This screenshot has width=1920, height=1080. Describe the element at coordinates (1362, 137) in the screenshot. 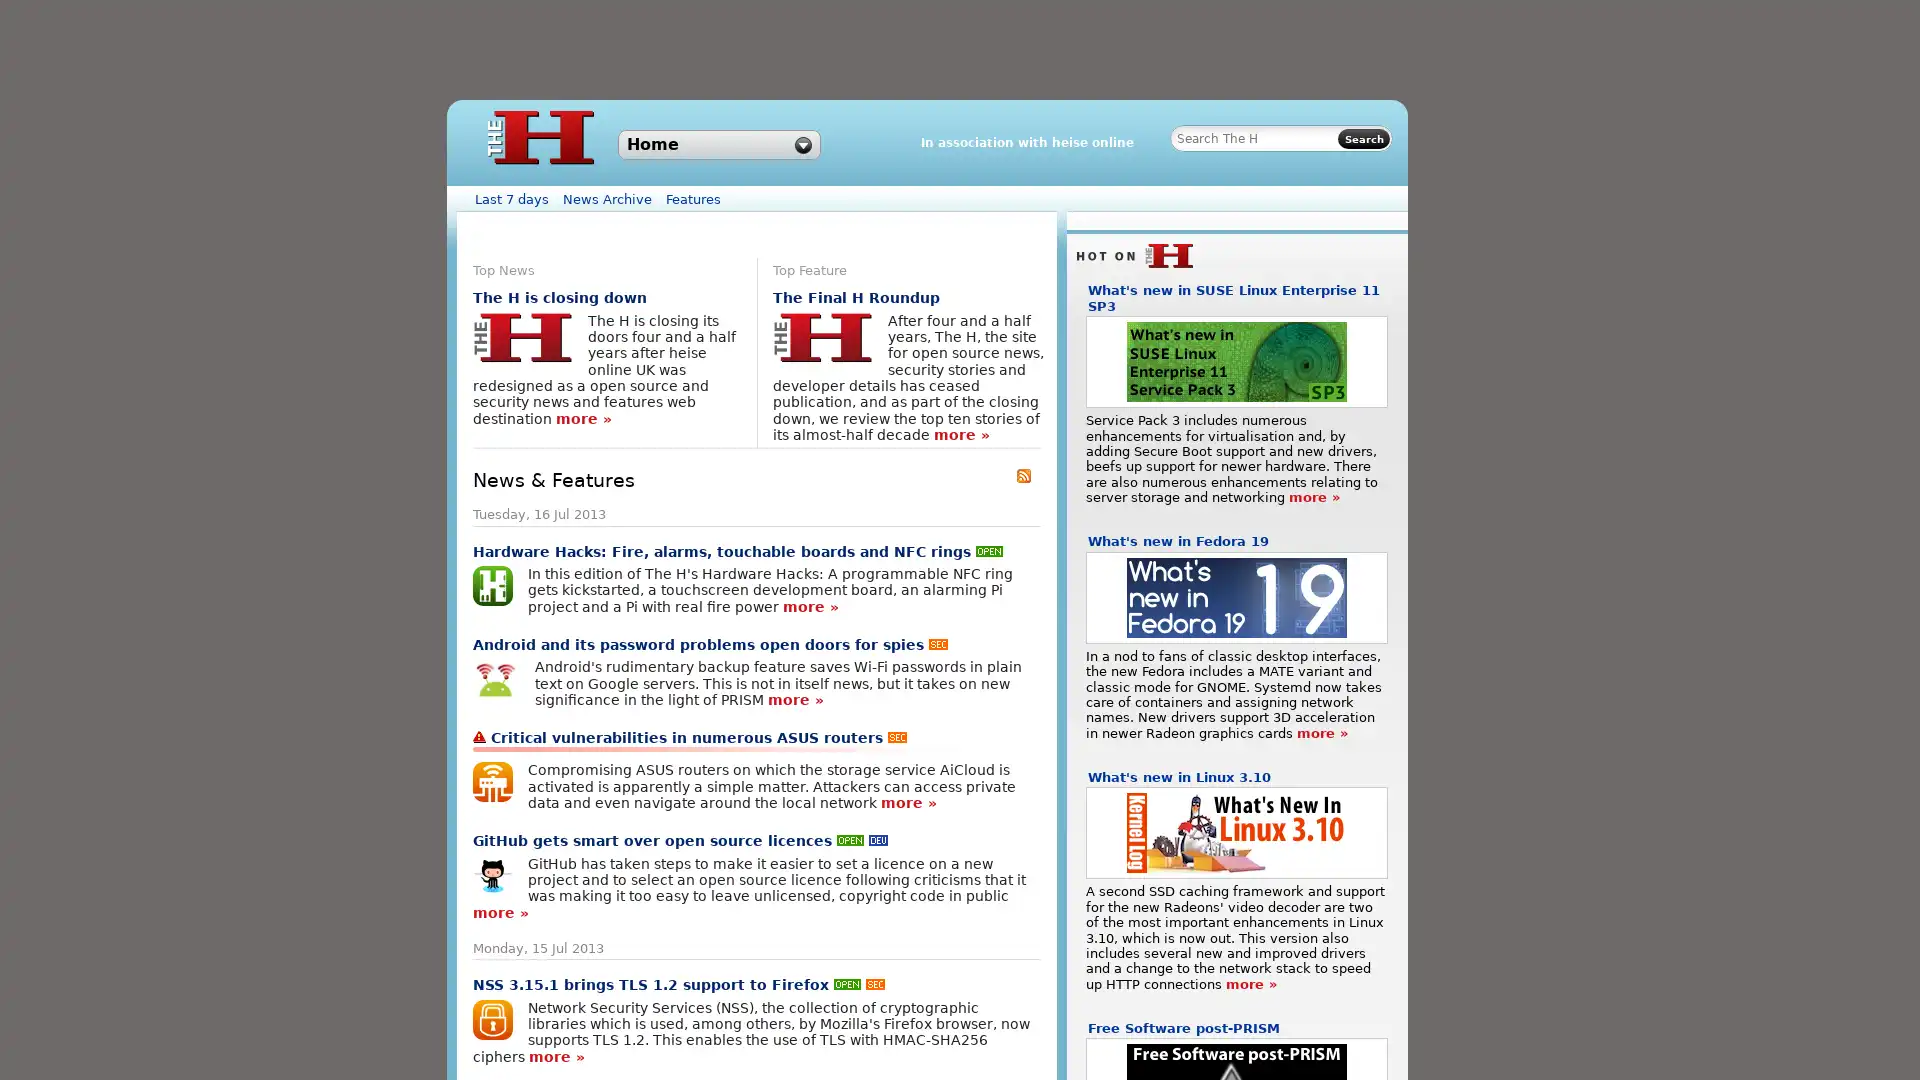

I see `Search` at that location.